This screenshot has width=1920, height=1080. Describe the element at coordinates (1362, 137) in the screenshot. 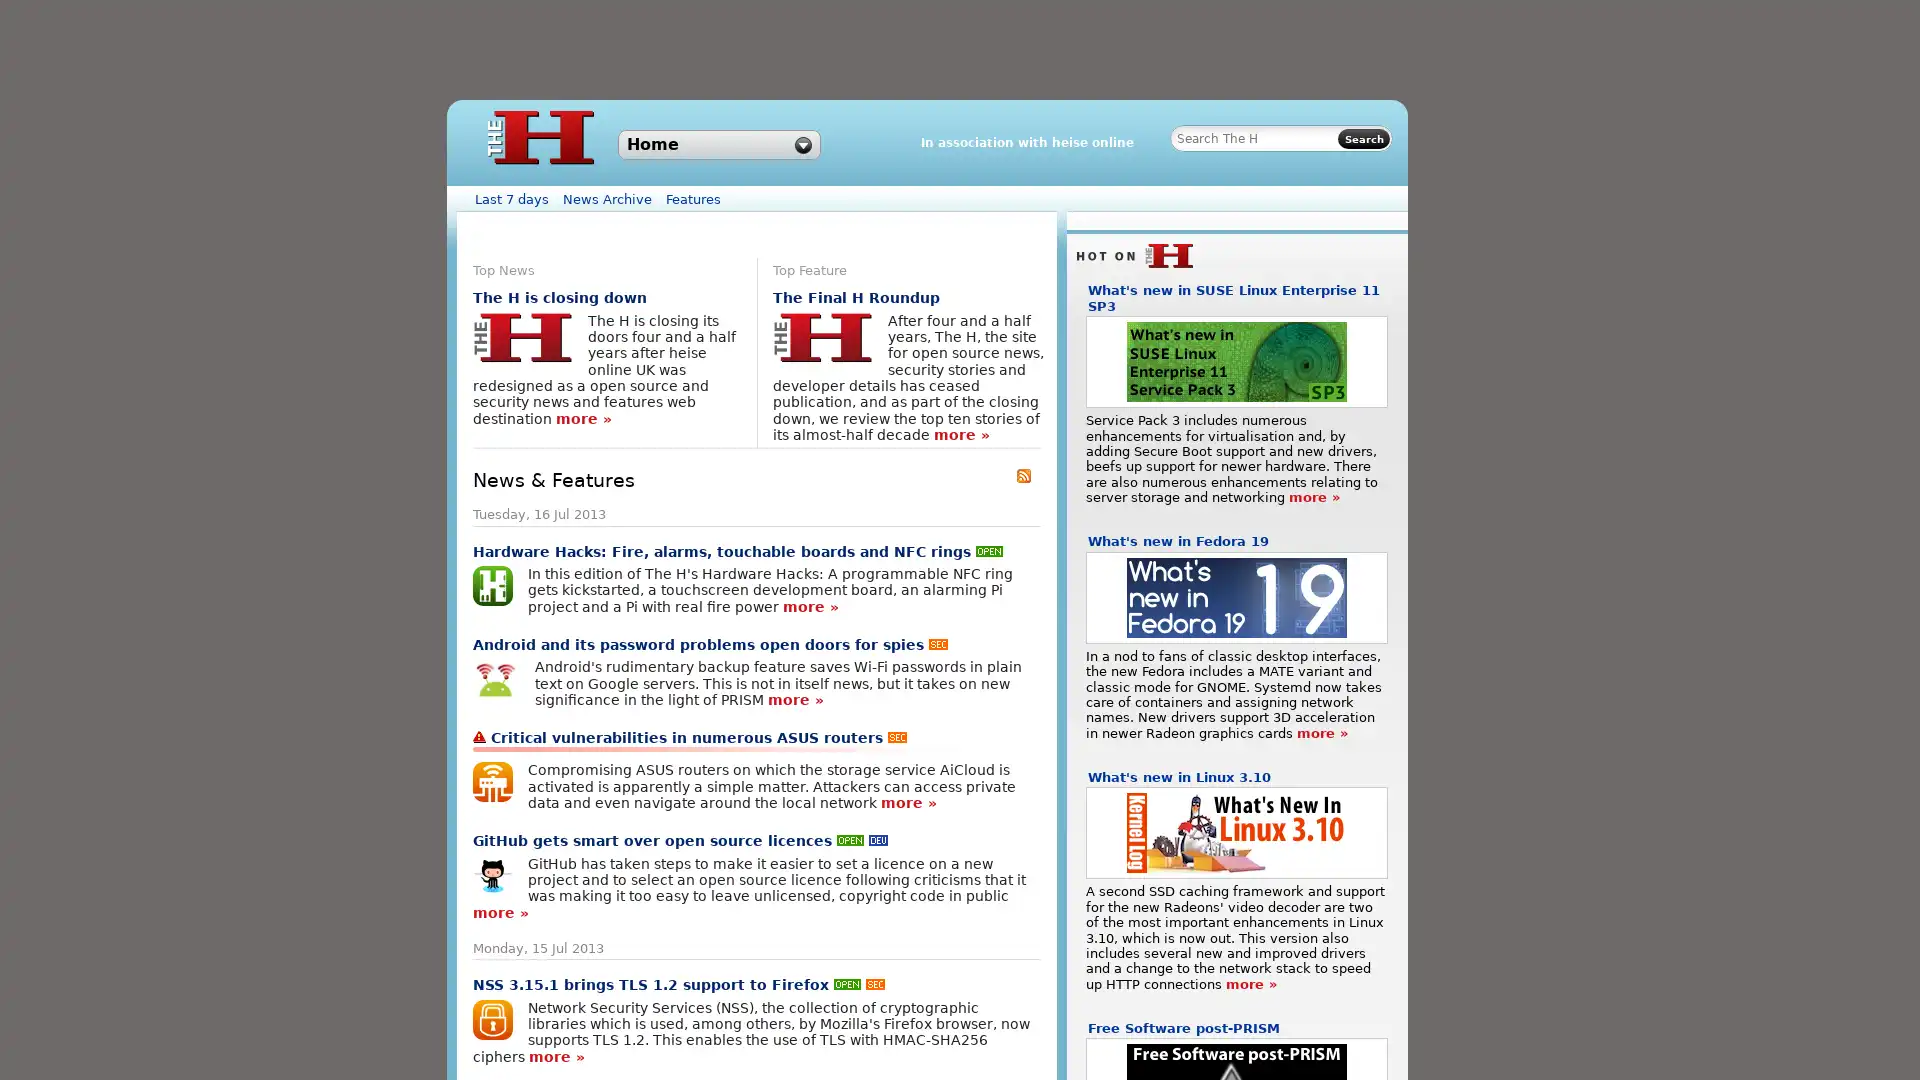

I see `Search` at that location.